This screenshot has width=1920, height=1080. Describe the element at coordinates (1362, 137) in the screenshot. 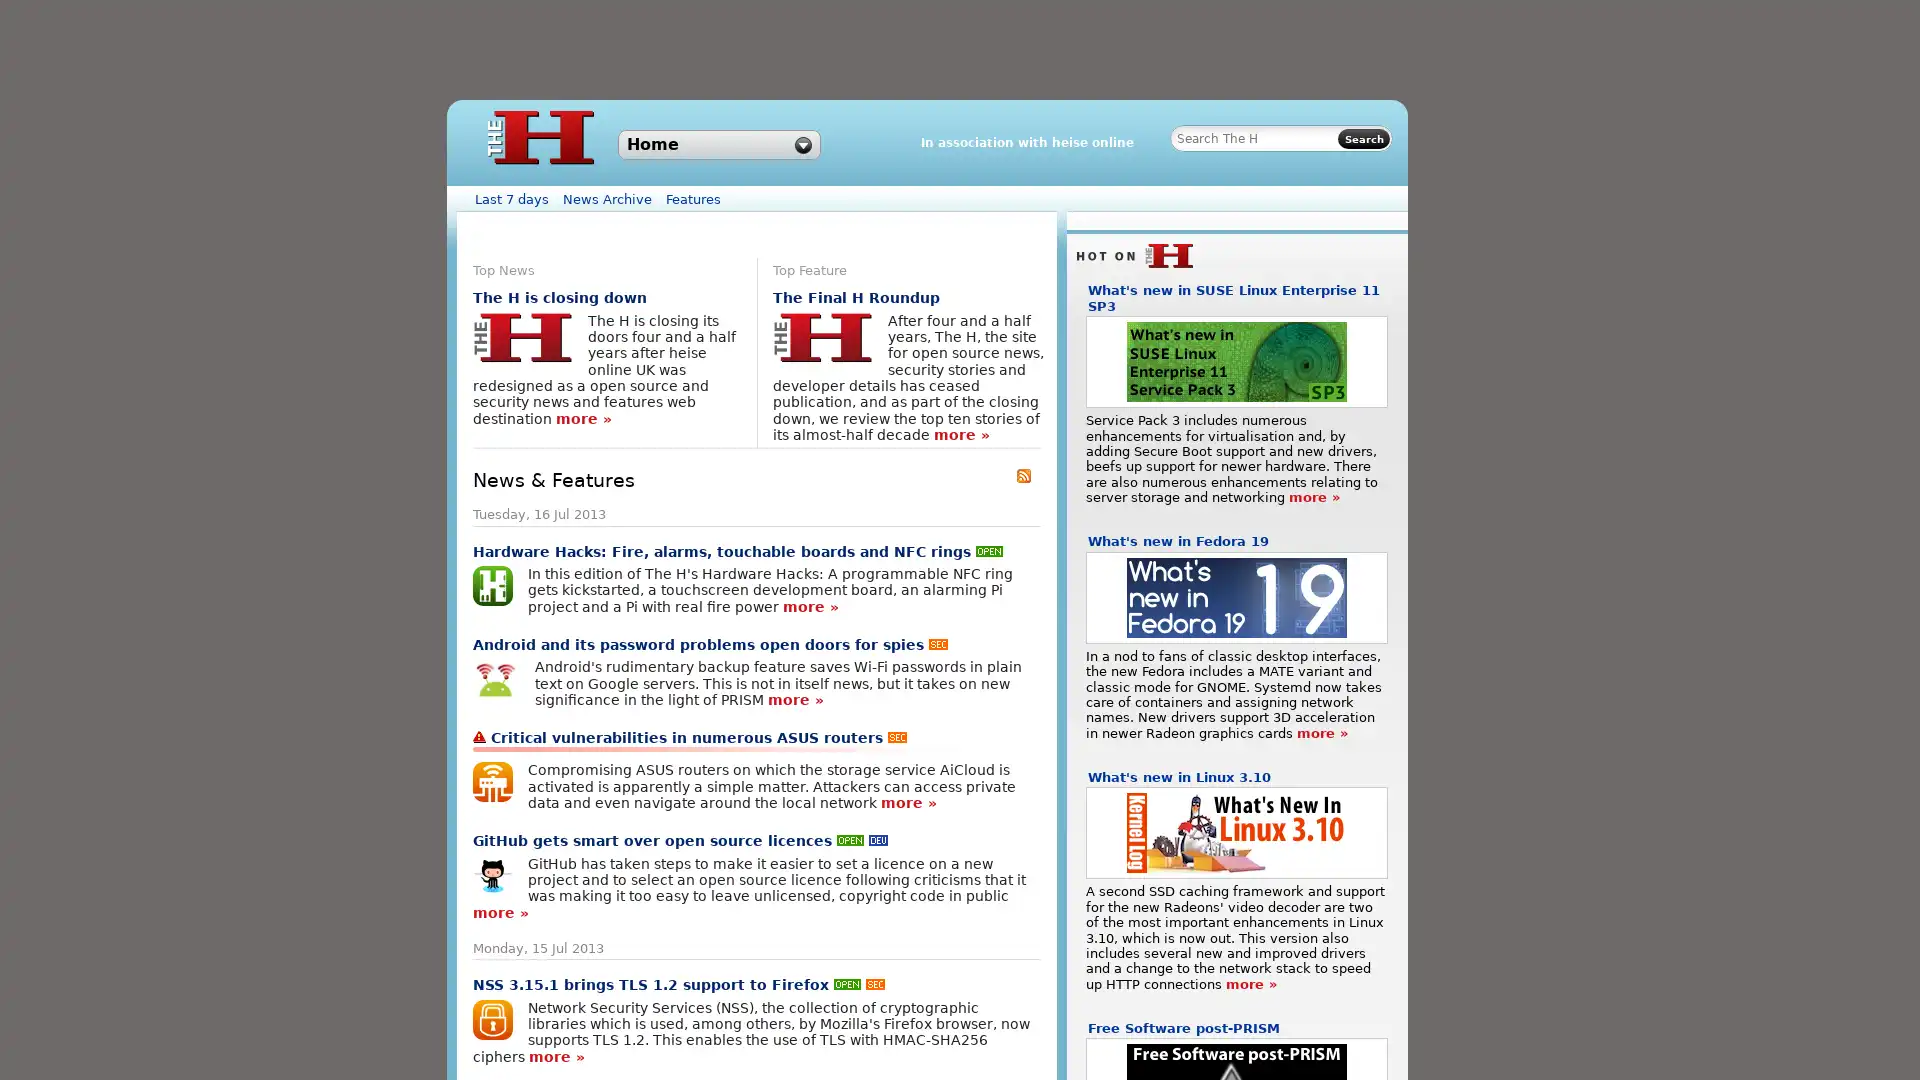

I see `Search` at that location.